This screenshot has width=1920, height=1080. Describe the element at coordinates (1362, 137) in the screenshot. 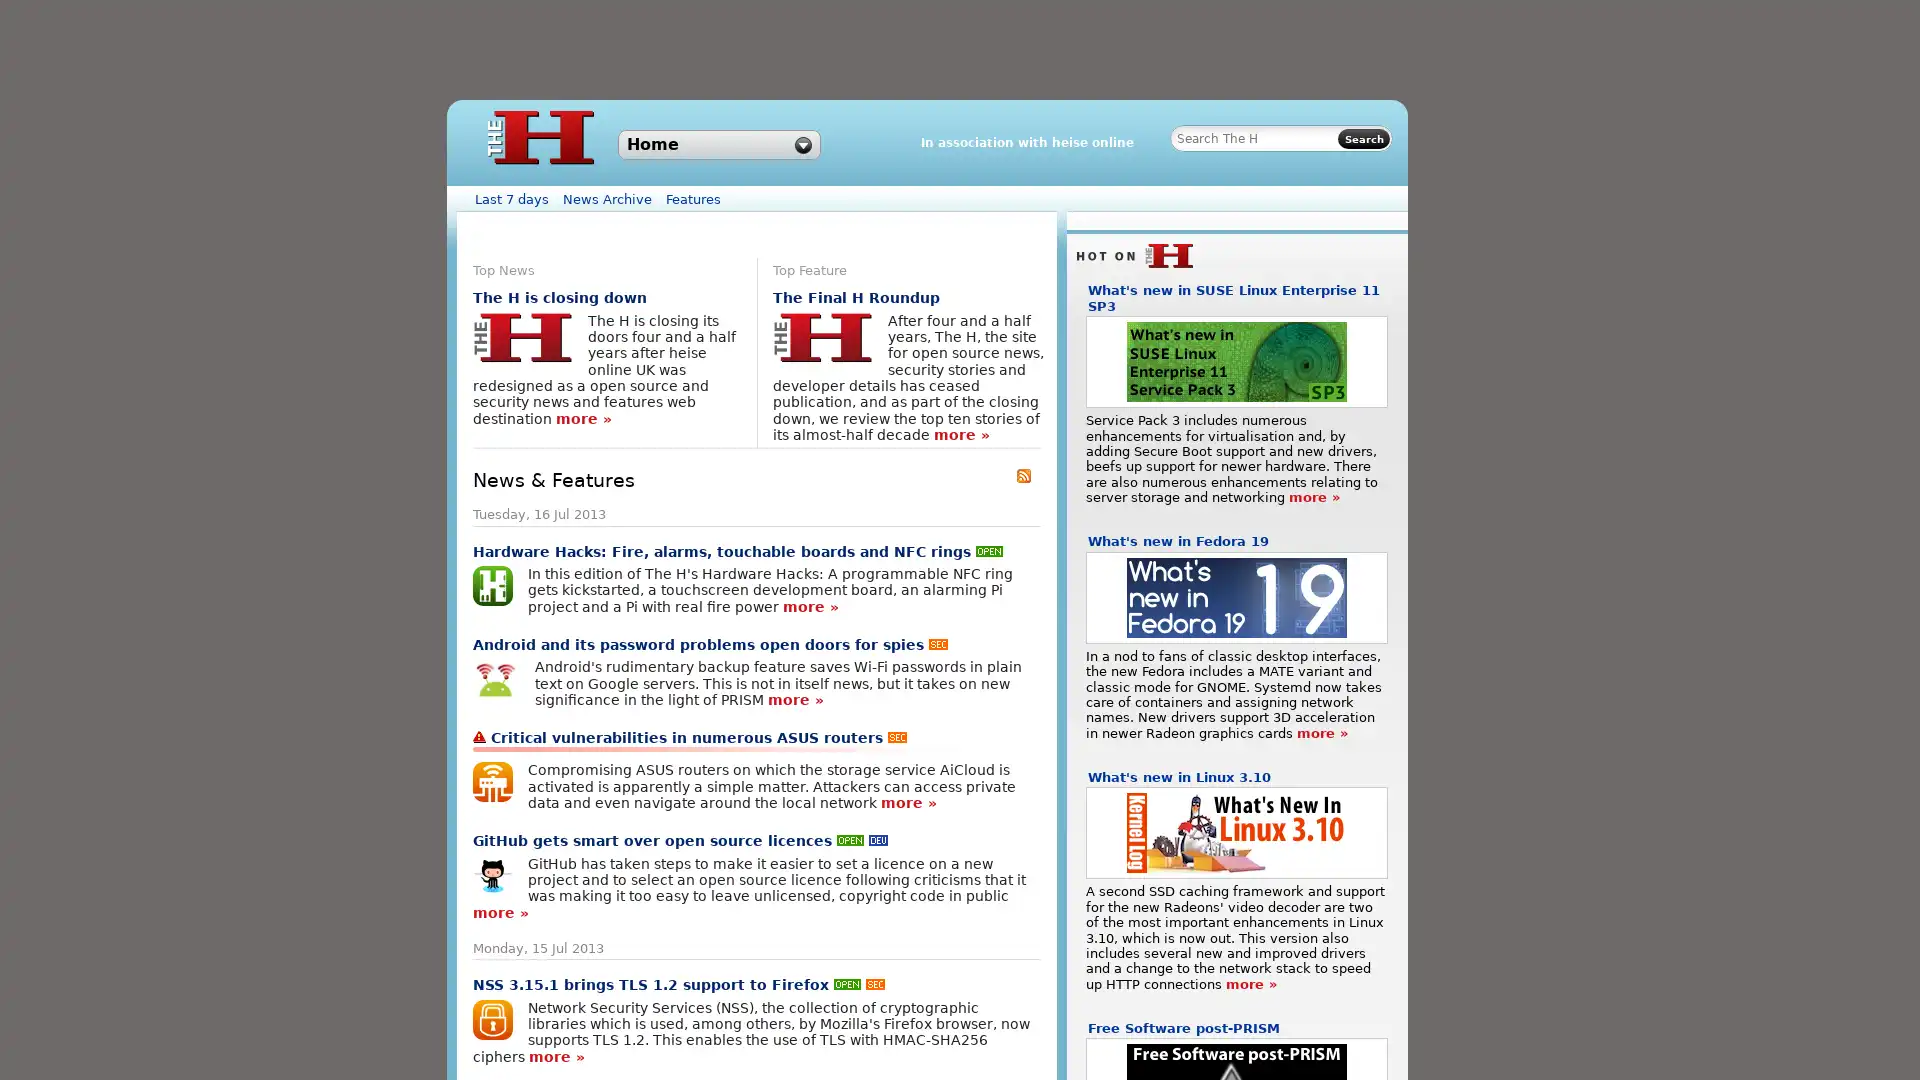

I see `Search` at that location.